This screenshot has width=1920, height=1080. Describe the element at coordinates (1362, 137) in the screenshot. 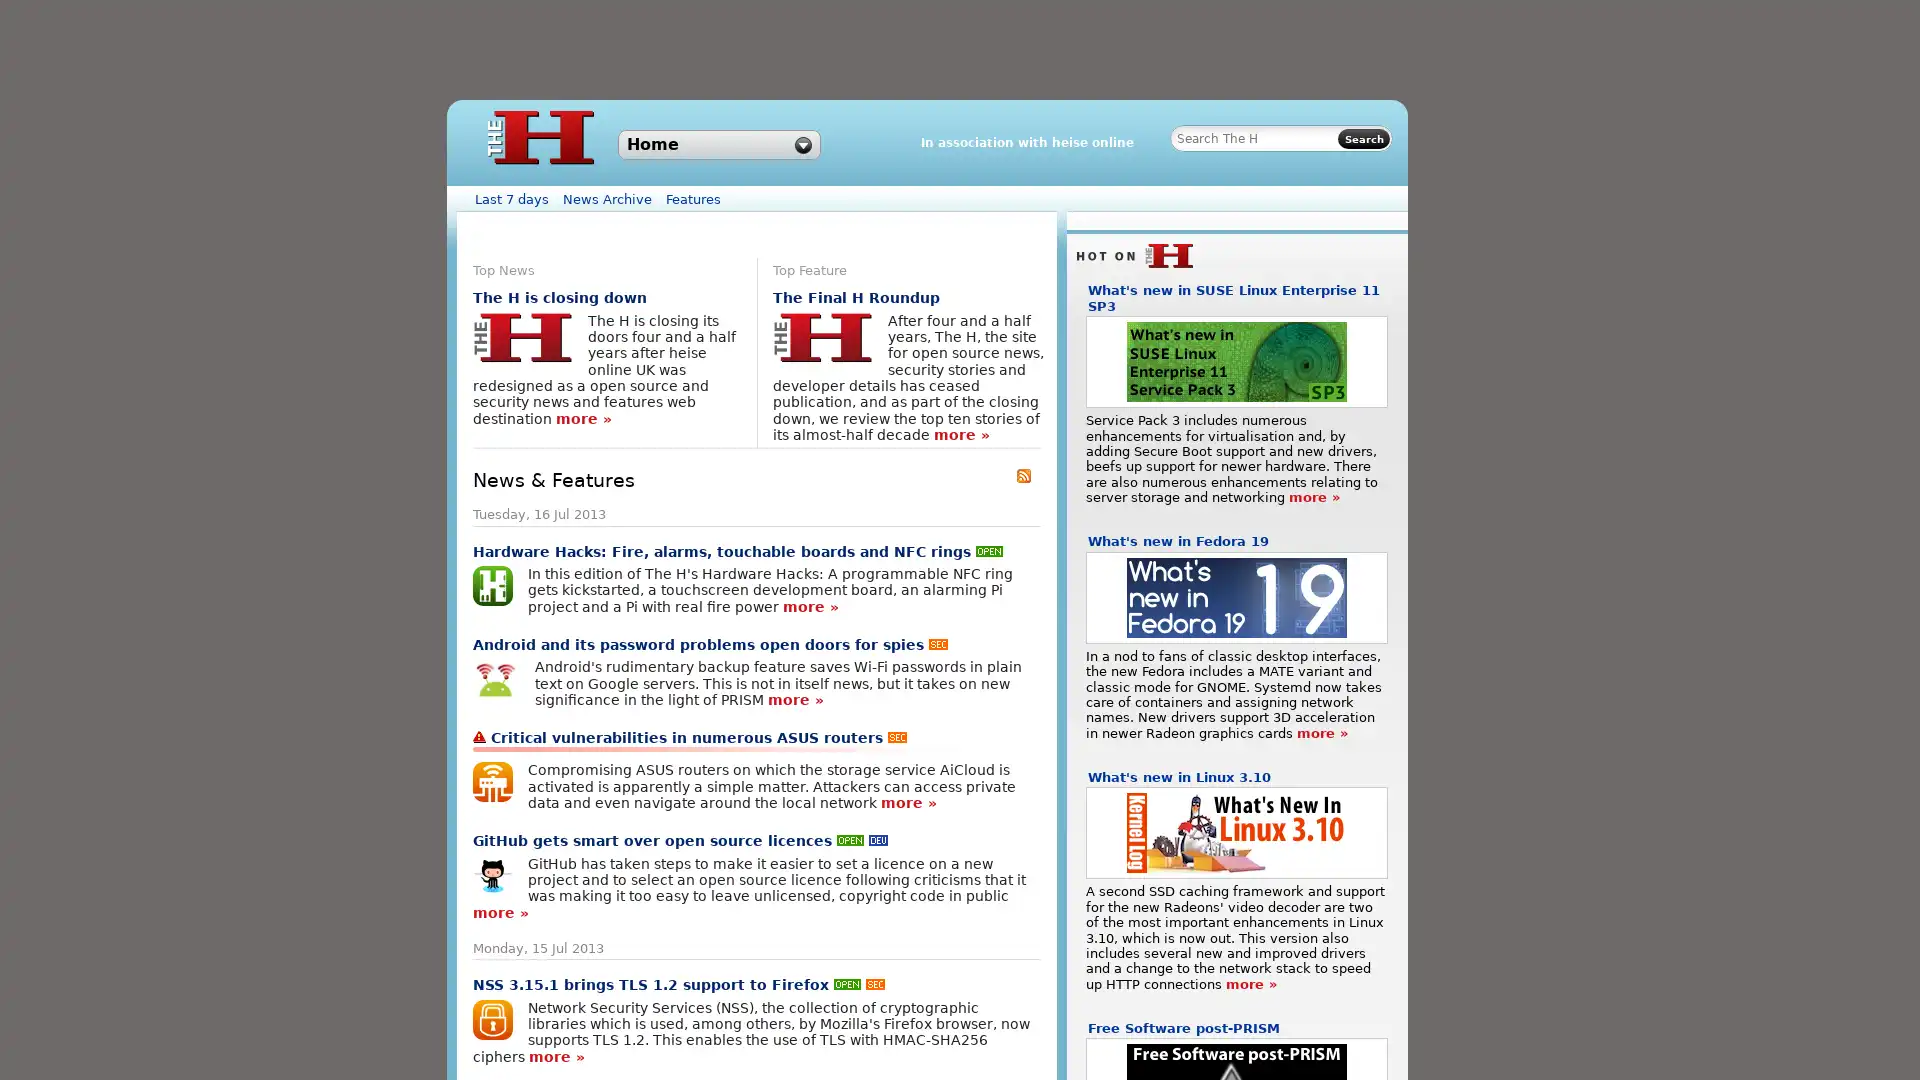

I see `Search` at that location.